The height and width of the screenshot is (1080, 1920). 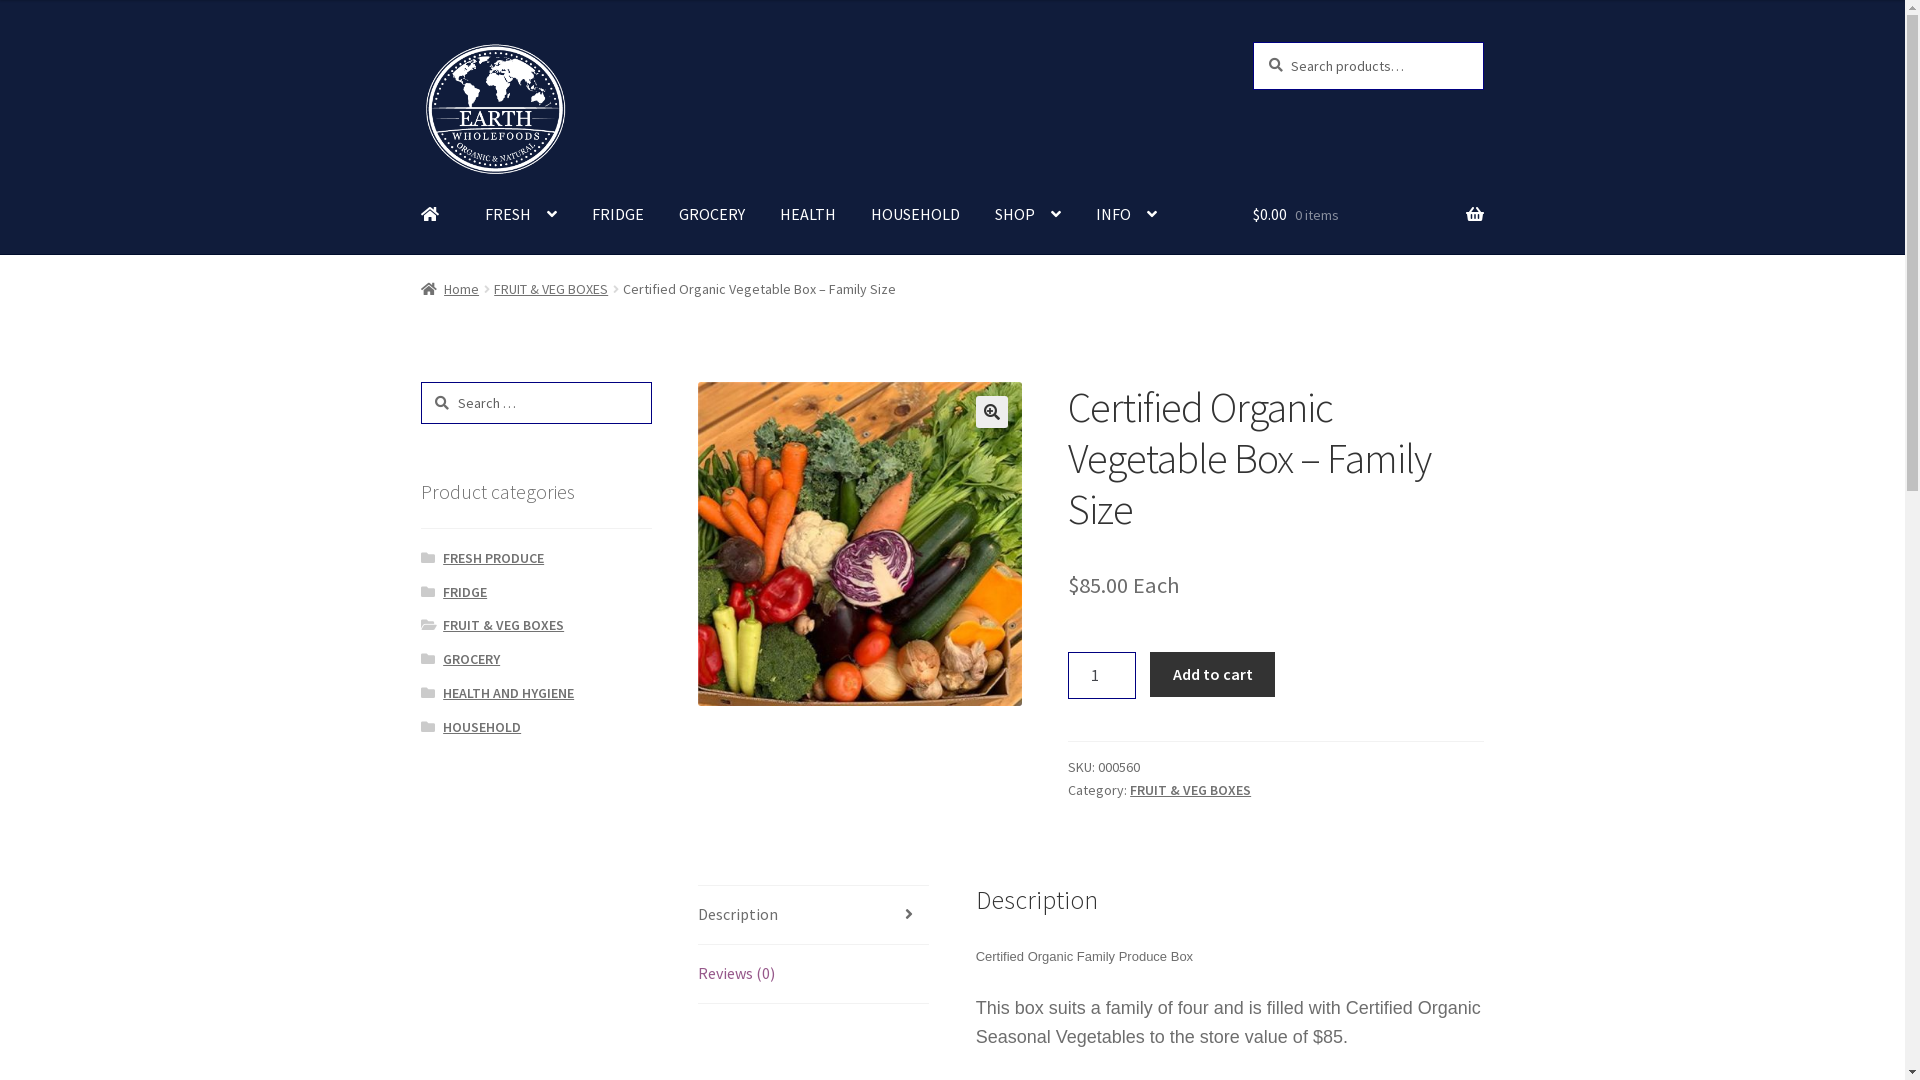 What do you see at coordinates (1251, 41) in the screenshot?
I see `'Search'` at bounding box center [1251, 41].